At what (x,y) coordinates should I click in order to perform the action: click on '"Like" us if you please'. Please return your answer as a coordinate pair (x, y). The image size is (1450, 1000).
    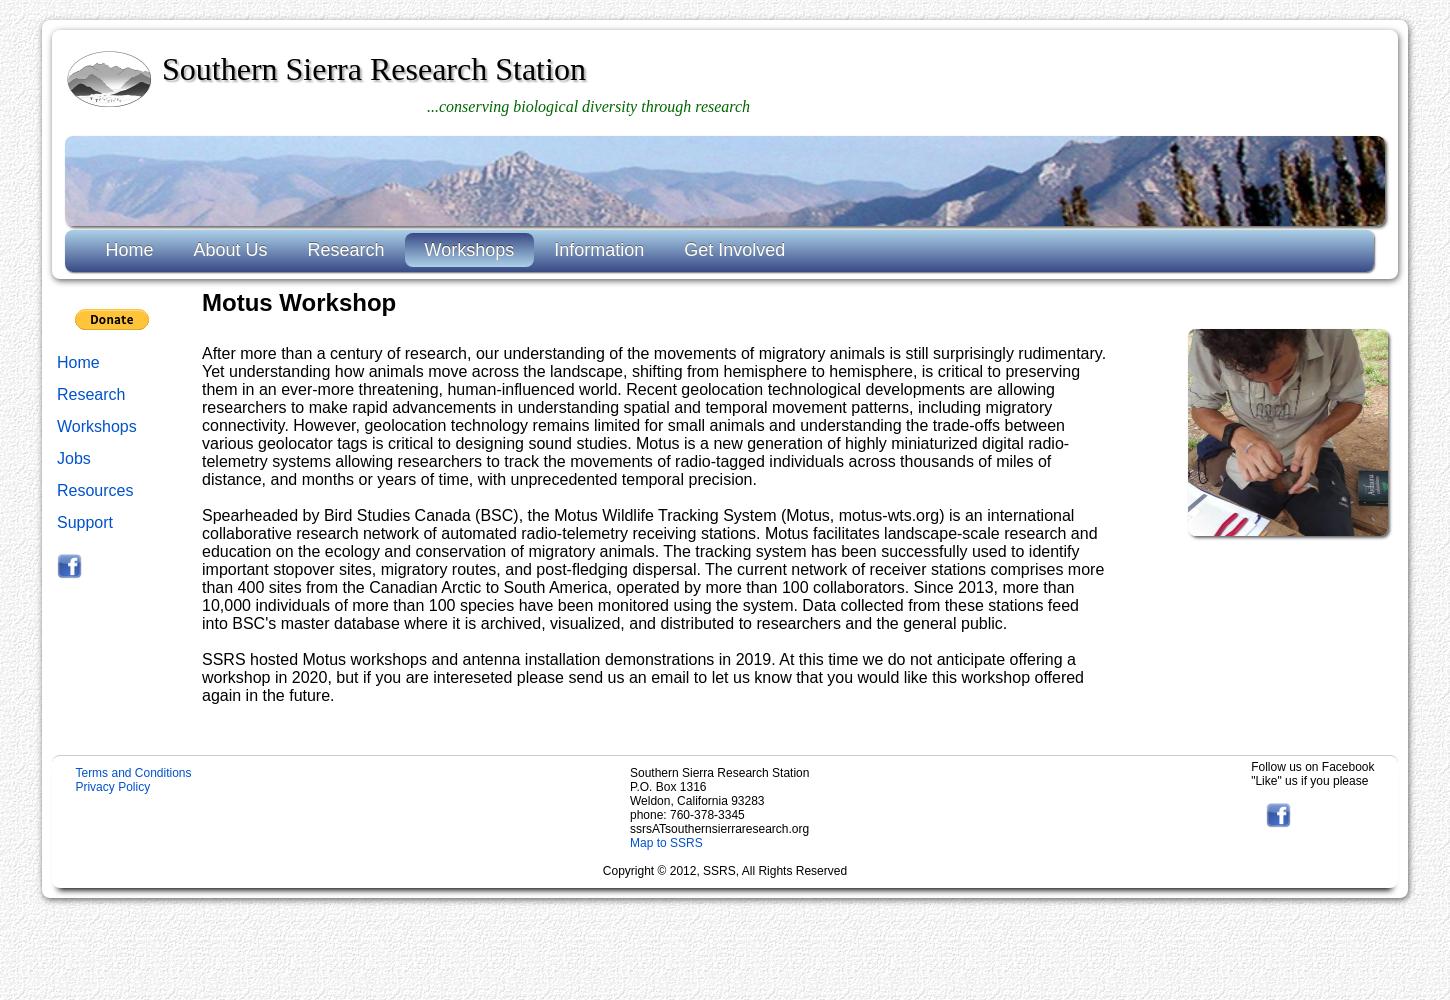
    Looking at the image, I should click on (1251, 780).